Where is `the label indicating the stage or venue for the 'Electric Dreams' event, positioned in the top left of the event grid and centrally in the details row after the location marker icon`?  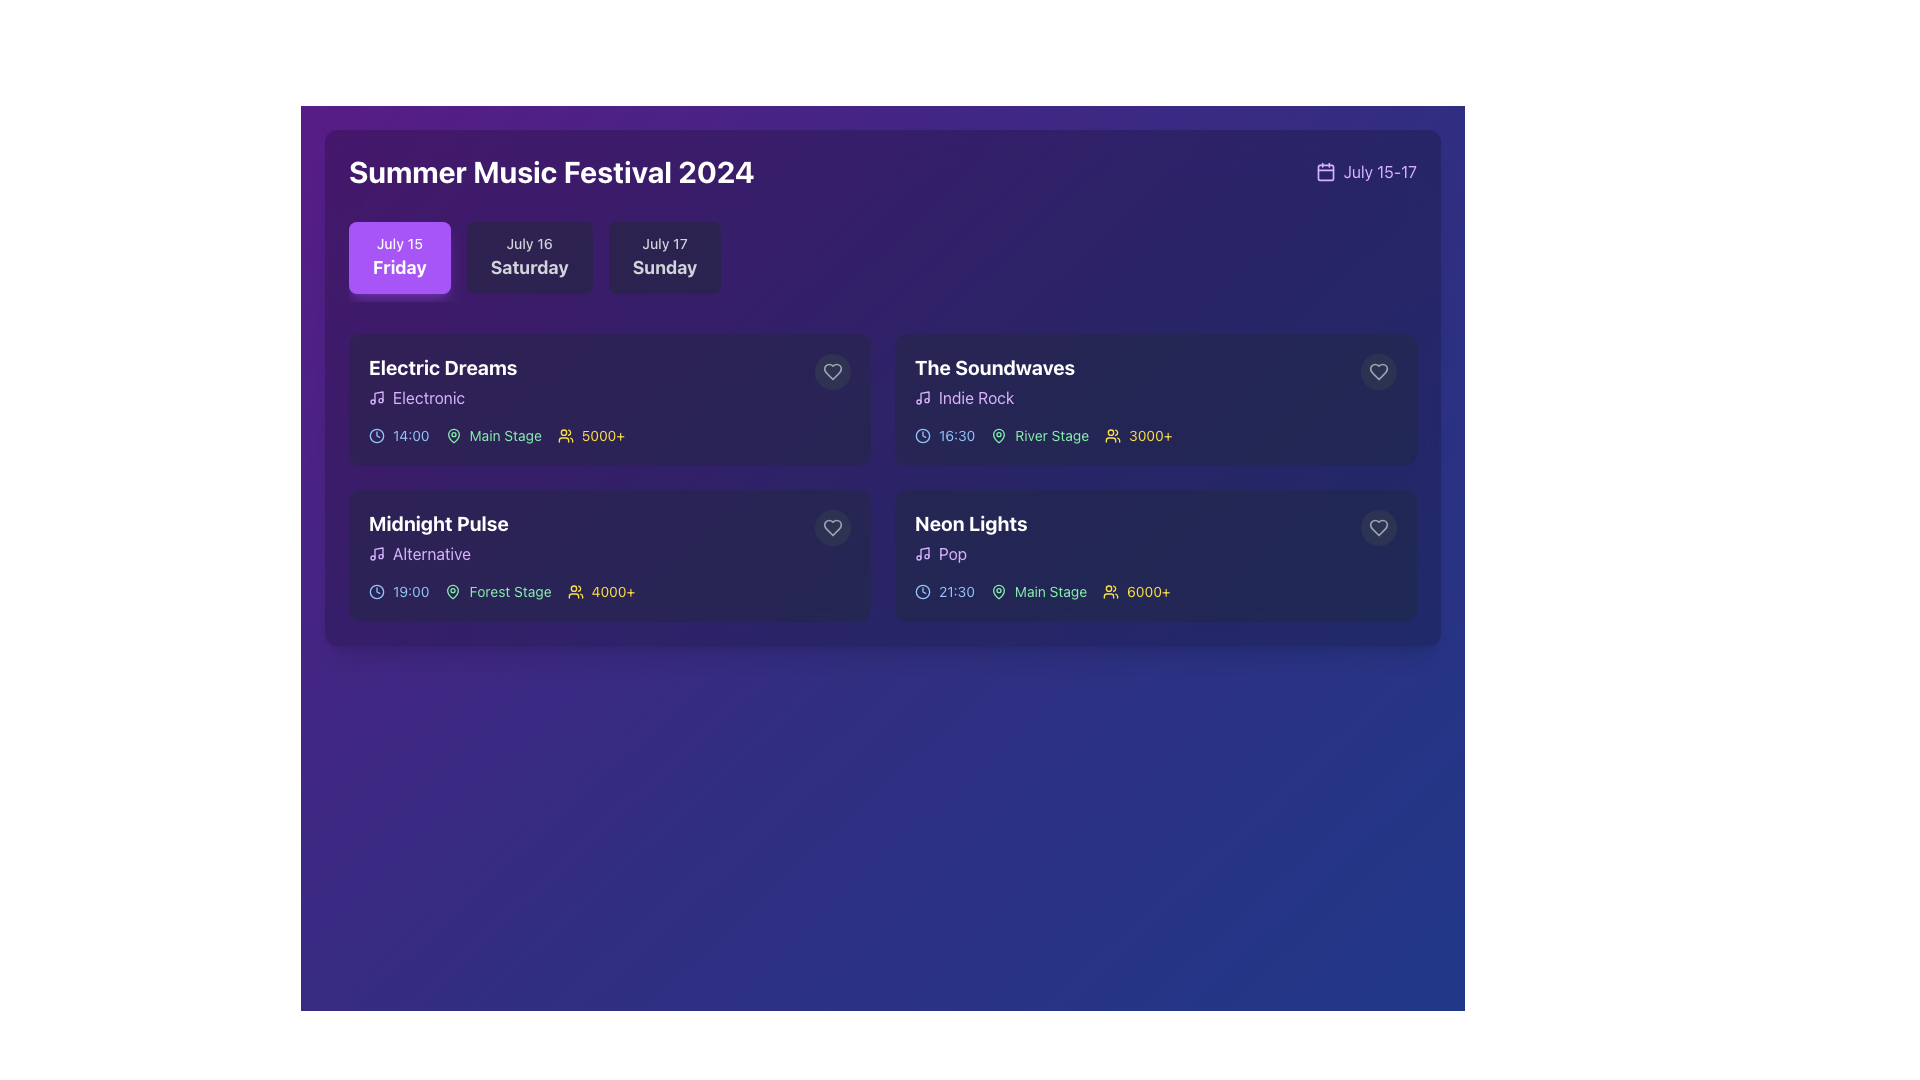 the label indicating the stage or venue for the 'Electric Dreams' event, positioned in the top left of the event grid and centrally in the details row after the location marker icon is located at coordinates (505, 434).